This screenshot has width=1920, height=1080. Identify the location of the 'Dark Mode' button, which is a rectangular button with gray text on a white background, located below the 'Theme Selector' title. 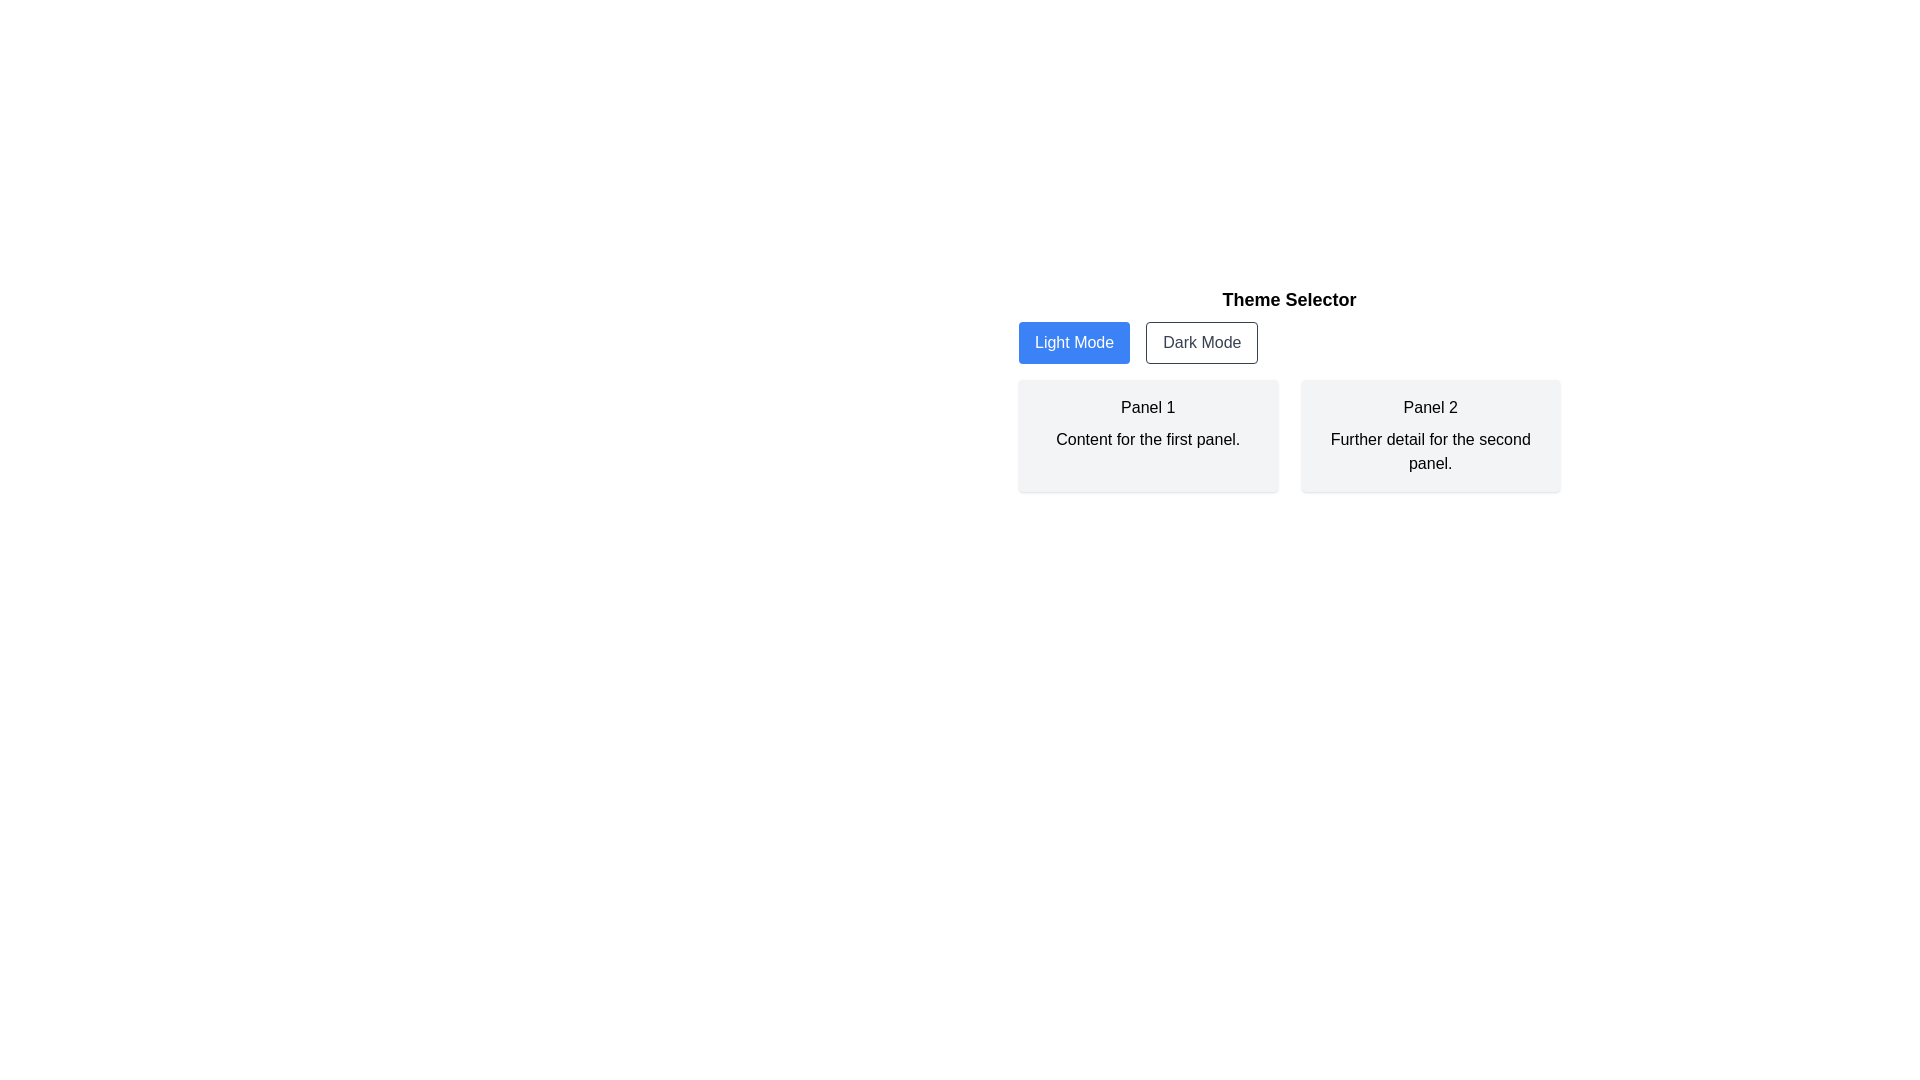
(1201, 342).